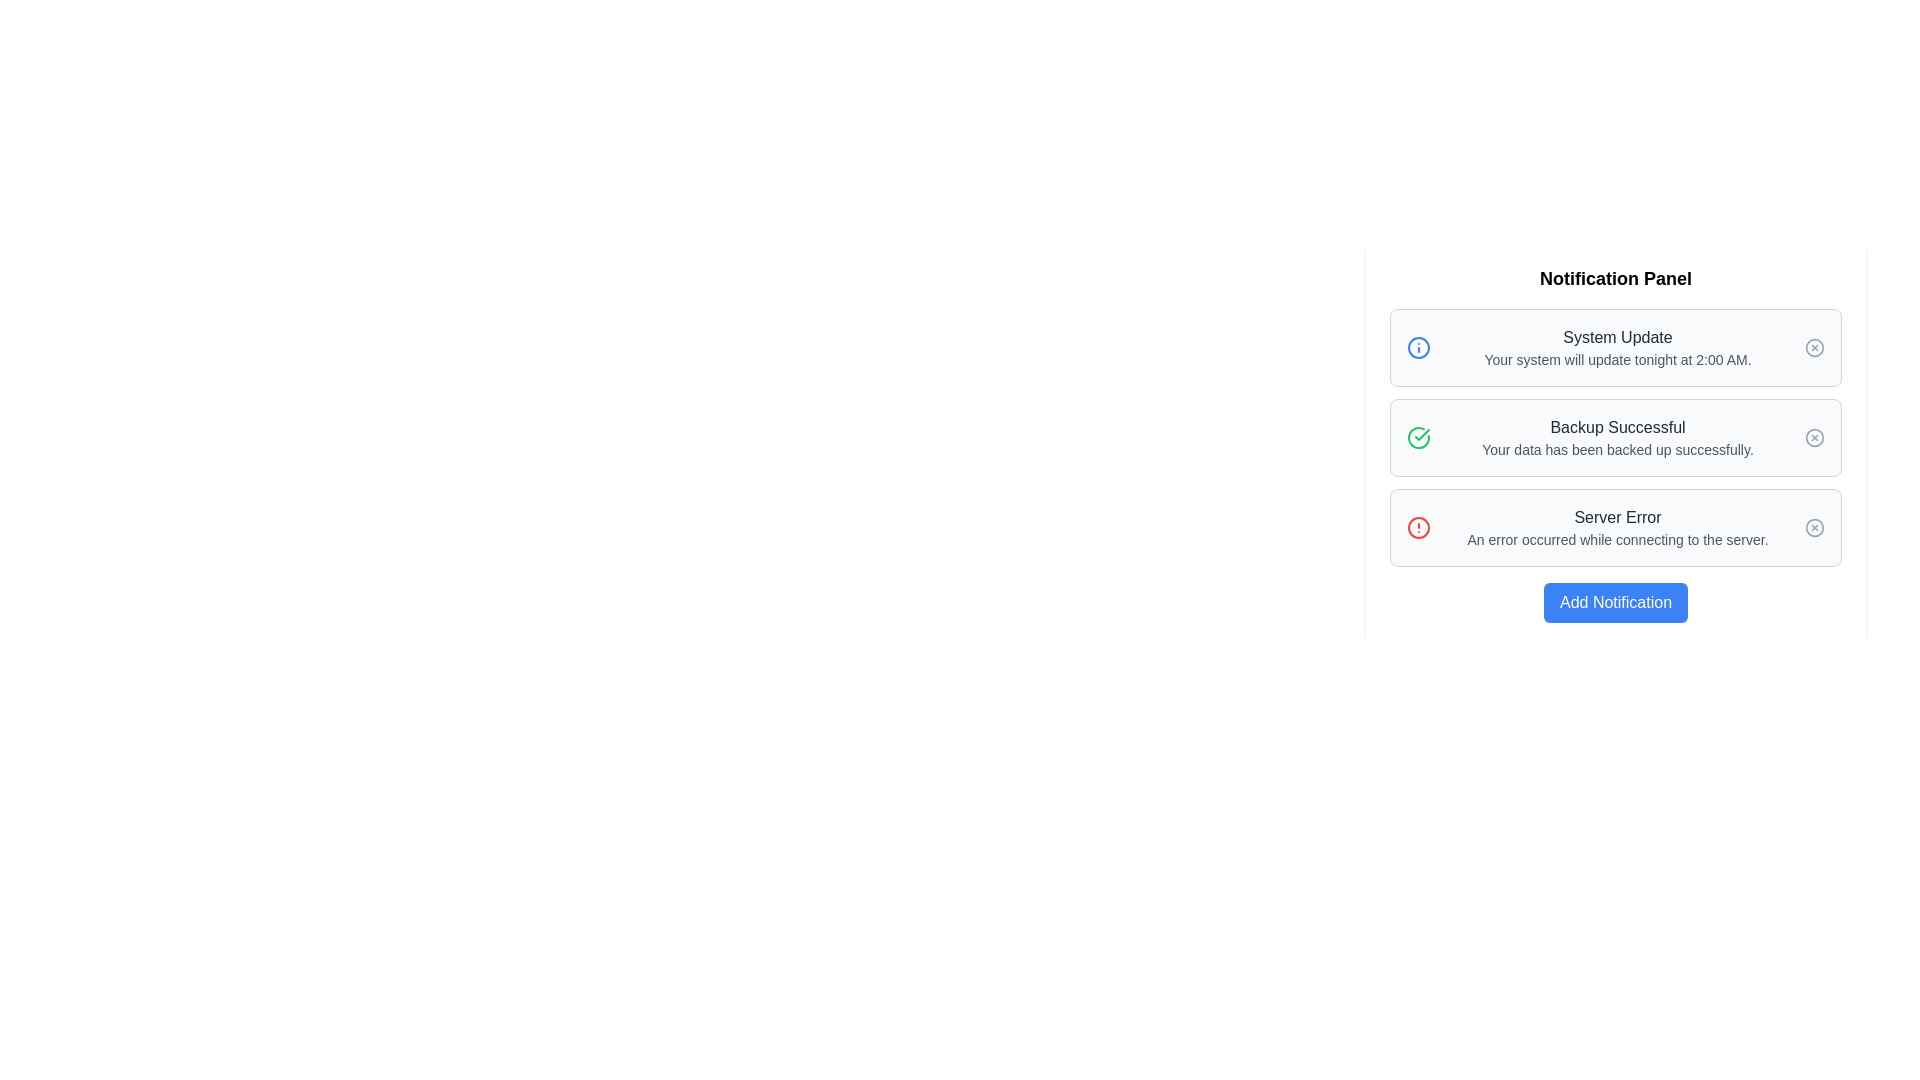 The height and width of the screenshot is (1080, 1920). What do you see at coordinates (1418, 346) in the screenshot?
I see `the informational notification icon located at the top left corner of the 'System Update' box in the notification list` at bounding box center [1418, 346].